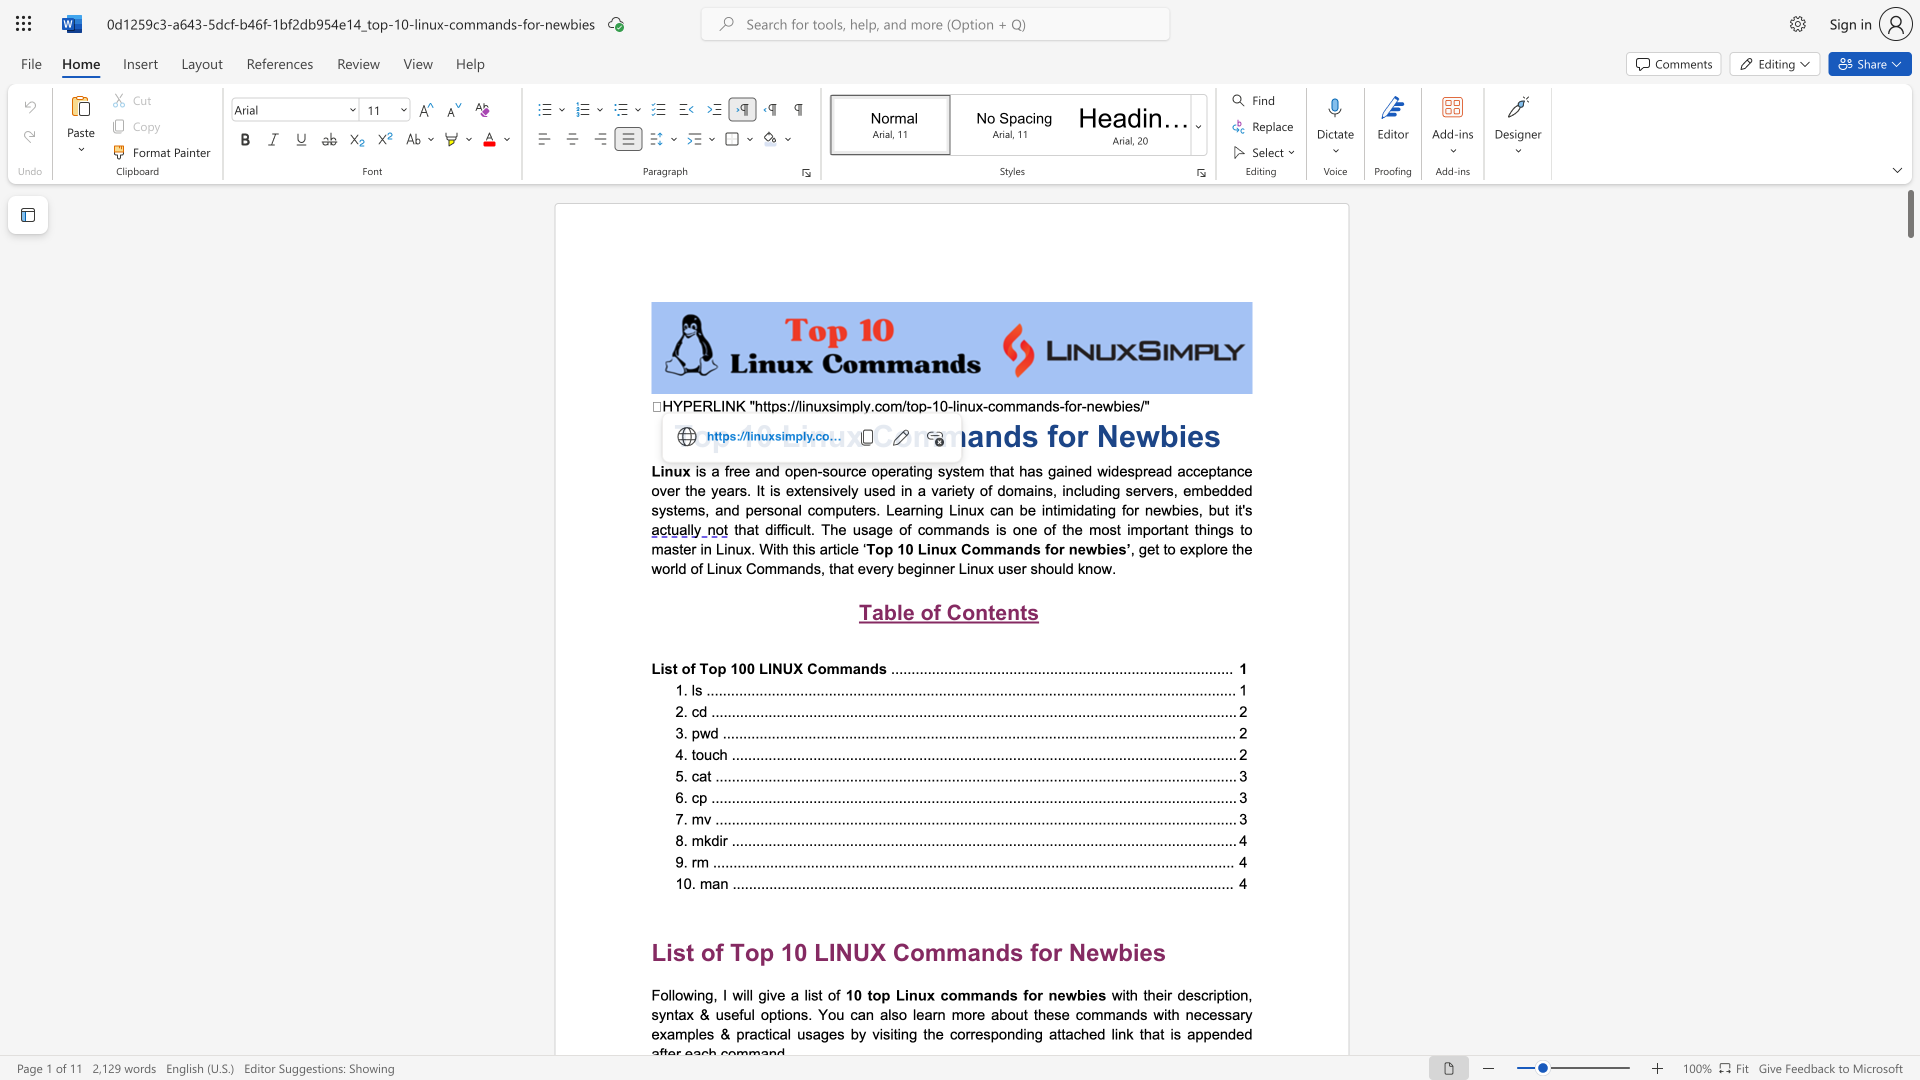  What do you see at coordinates (1195, 435) in the screenshot?
I see `the 2th character "e" in the text` at bounding box center [1195, 435].